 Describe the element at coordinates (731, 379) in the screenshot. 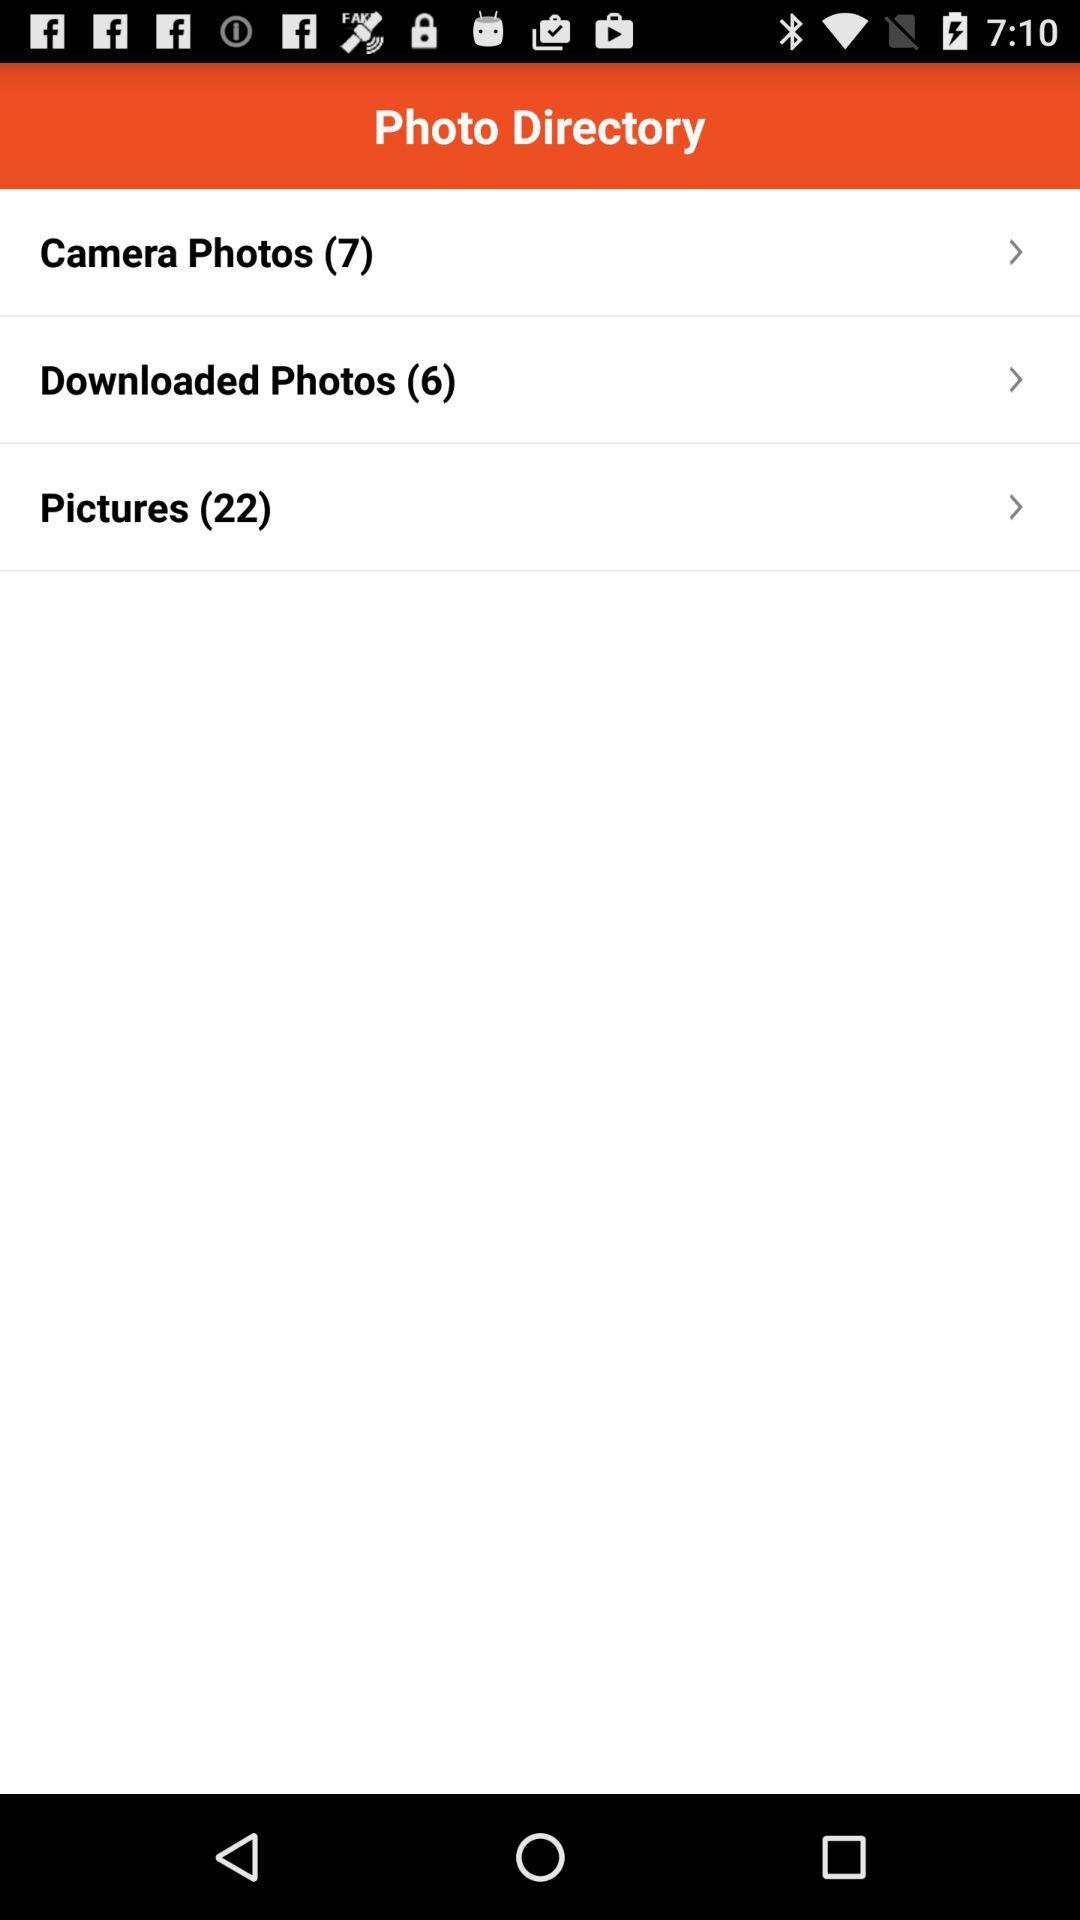

I see `the app next to the downloaded photos (6) app` at that location.